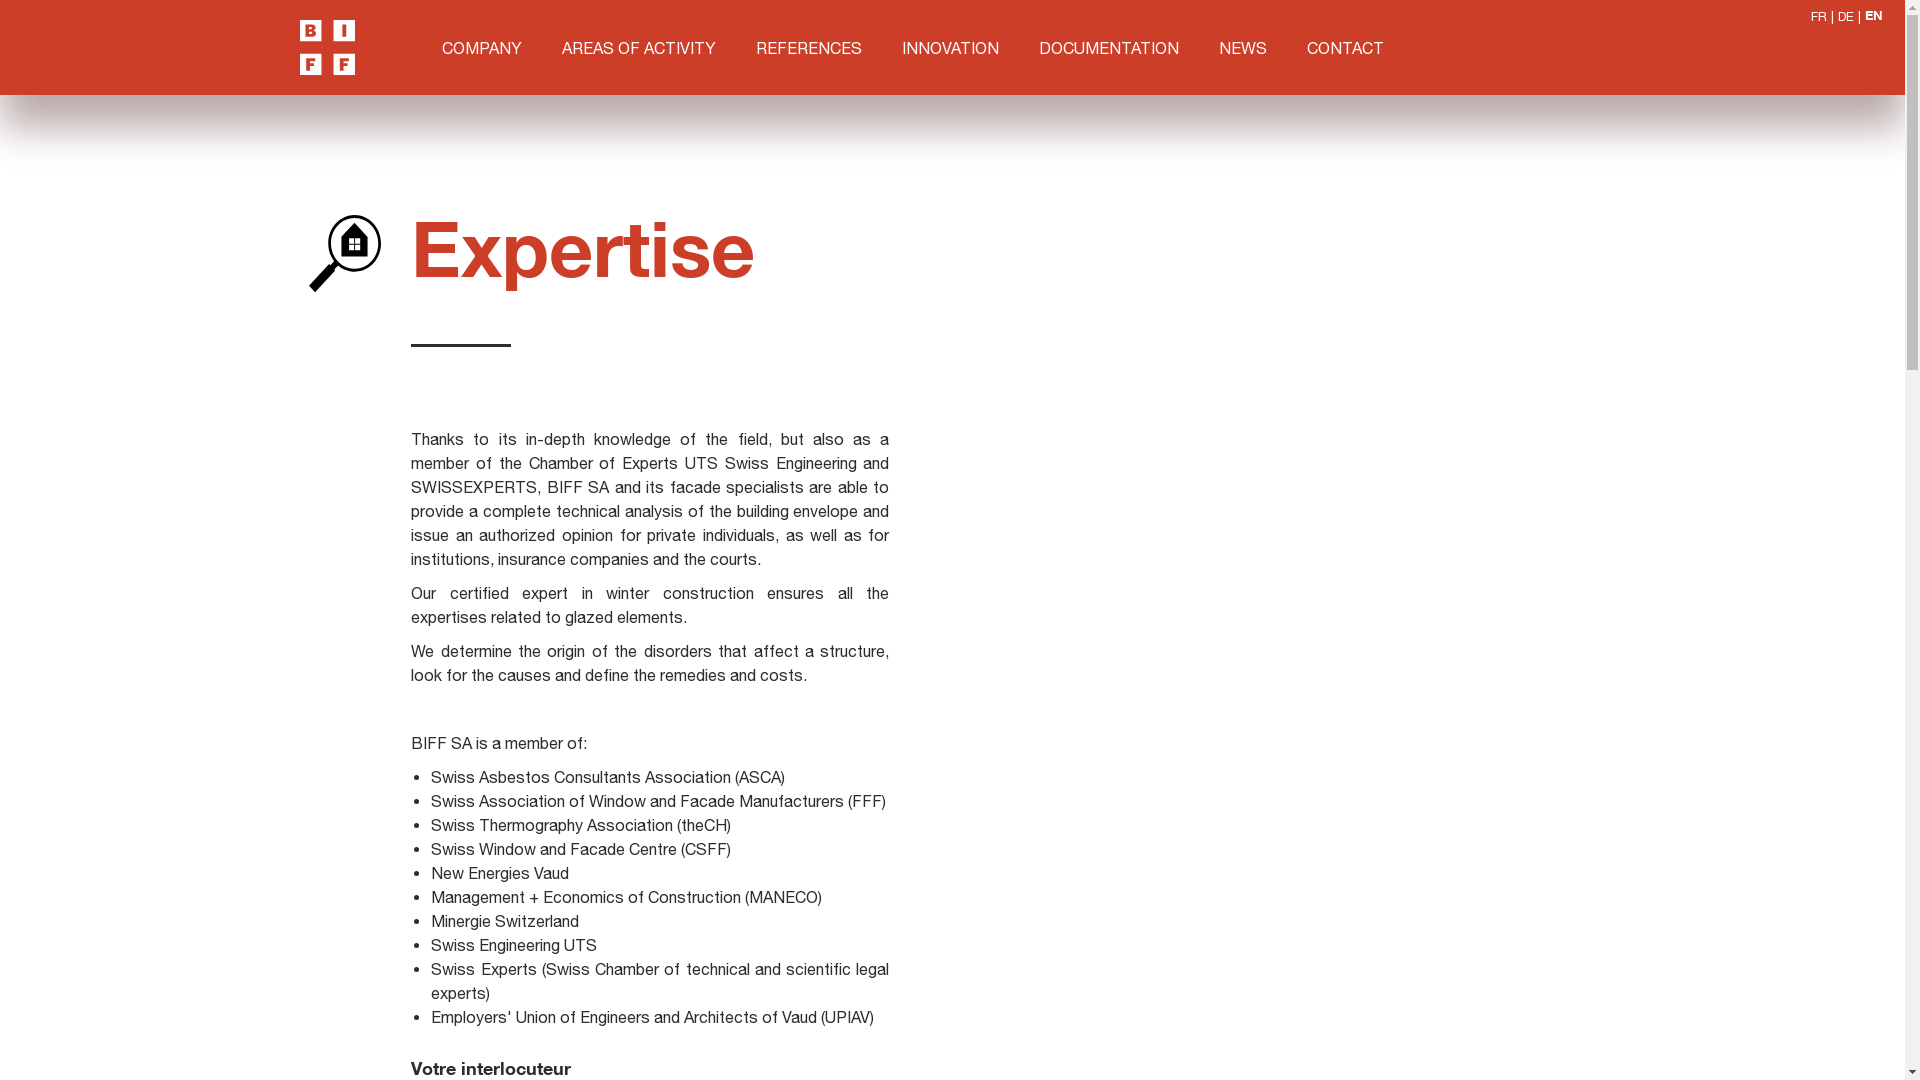 This screenshot has height=1080, width=1920. Describe the element at coordinates (809, 45) in the screenshot. I see `'REFERENCES'` at that location.